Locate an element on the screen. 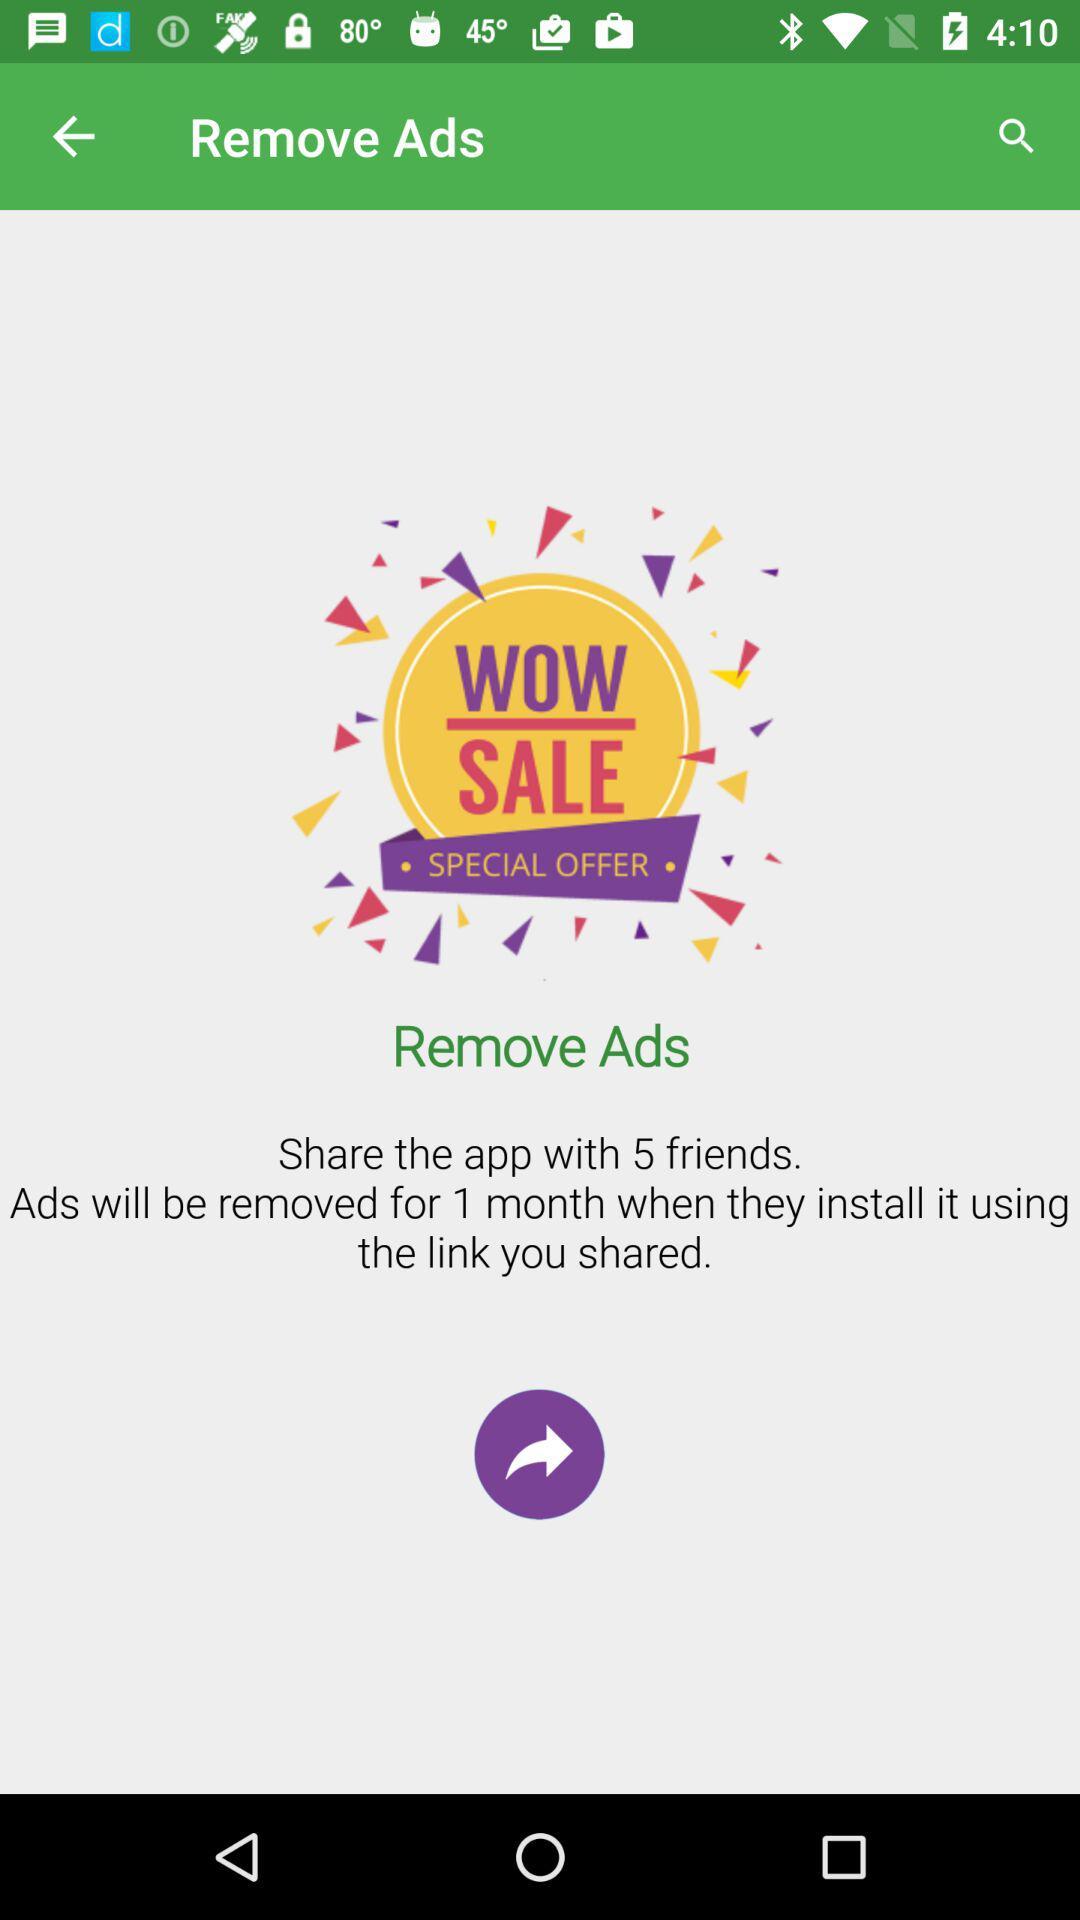 This screenshot has height=1920, width=1080. the redo icon is located at coordinates (538, 1454).